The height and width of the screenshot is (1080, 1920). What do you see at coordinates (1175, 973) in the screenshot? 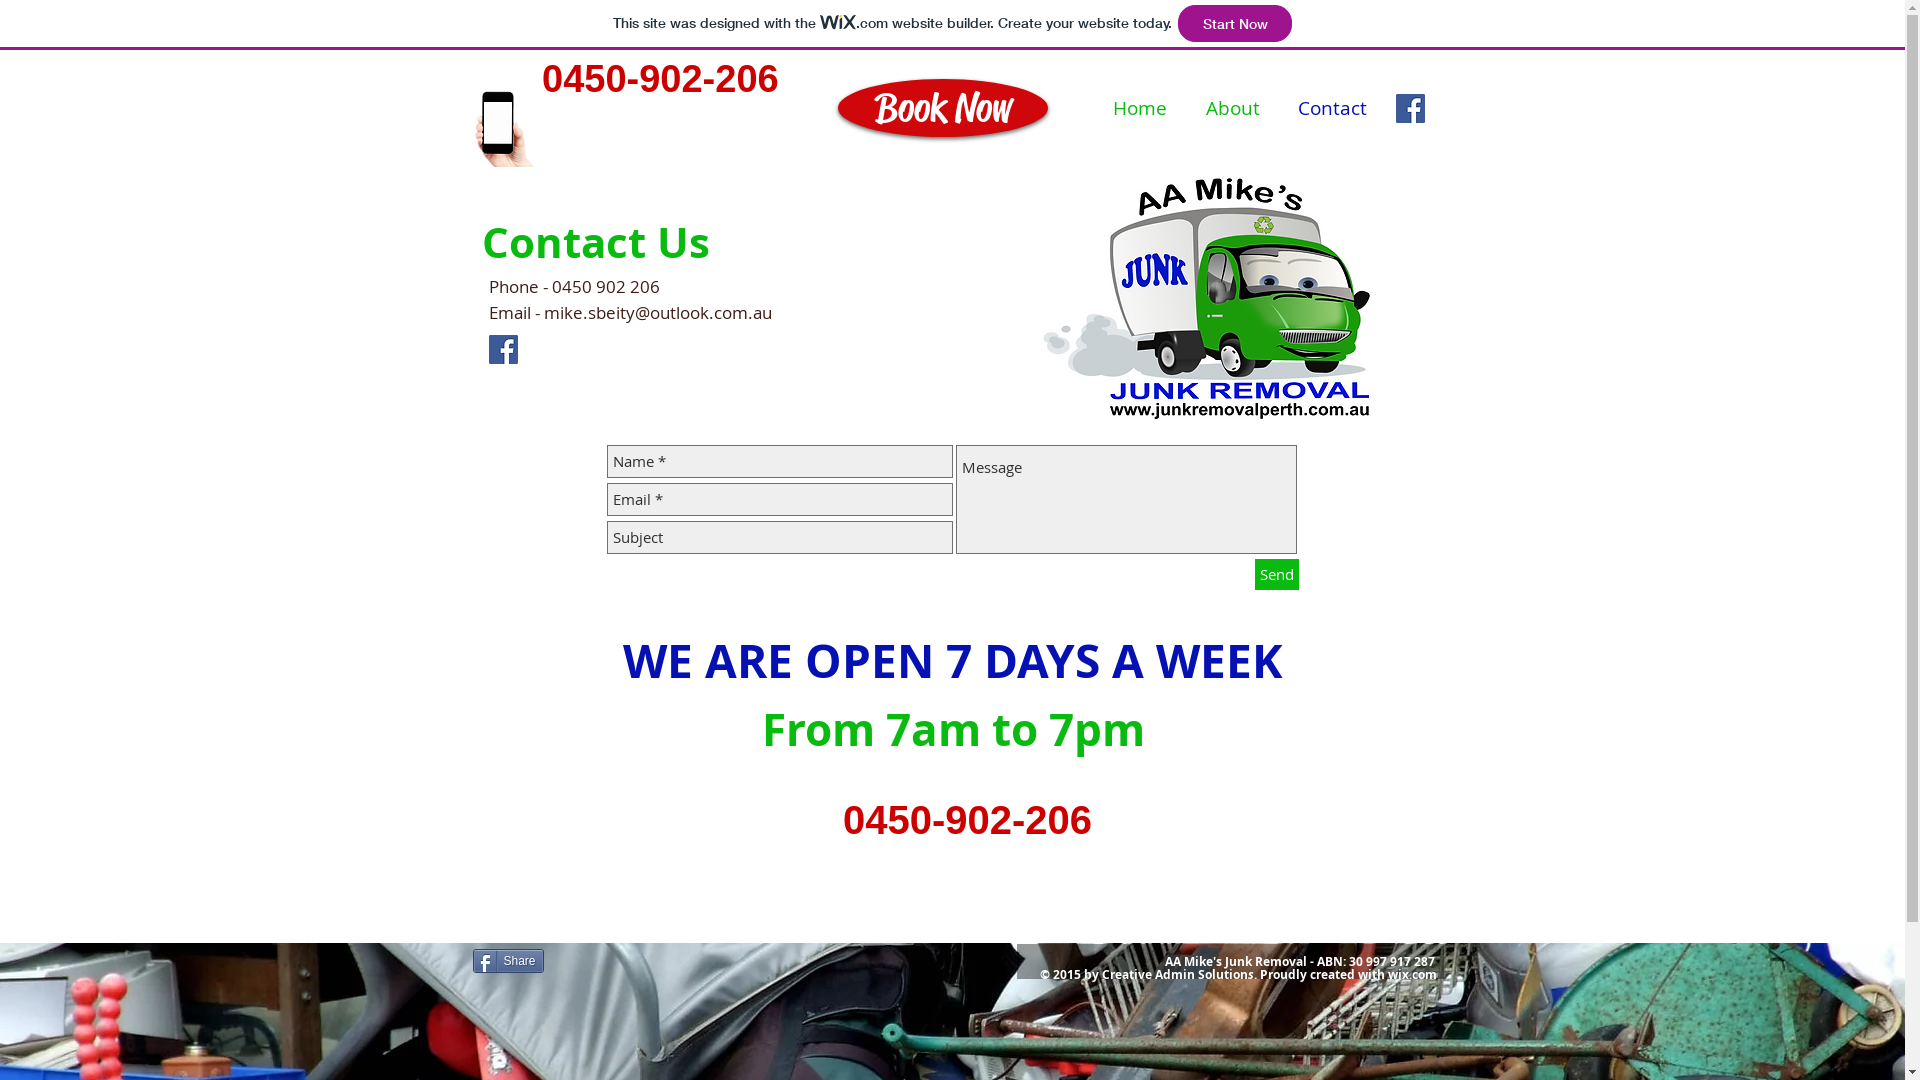
I see `'Creative Admin Solution'` at bounding box center [1175, 973].